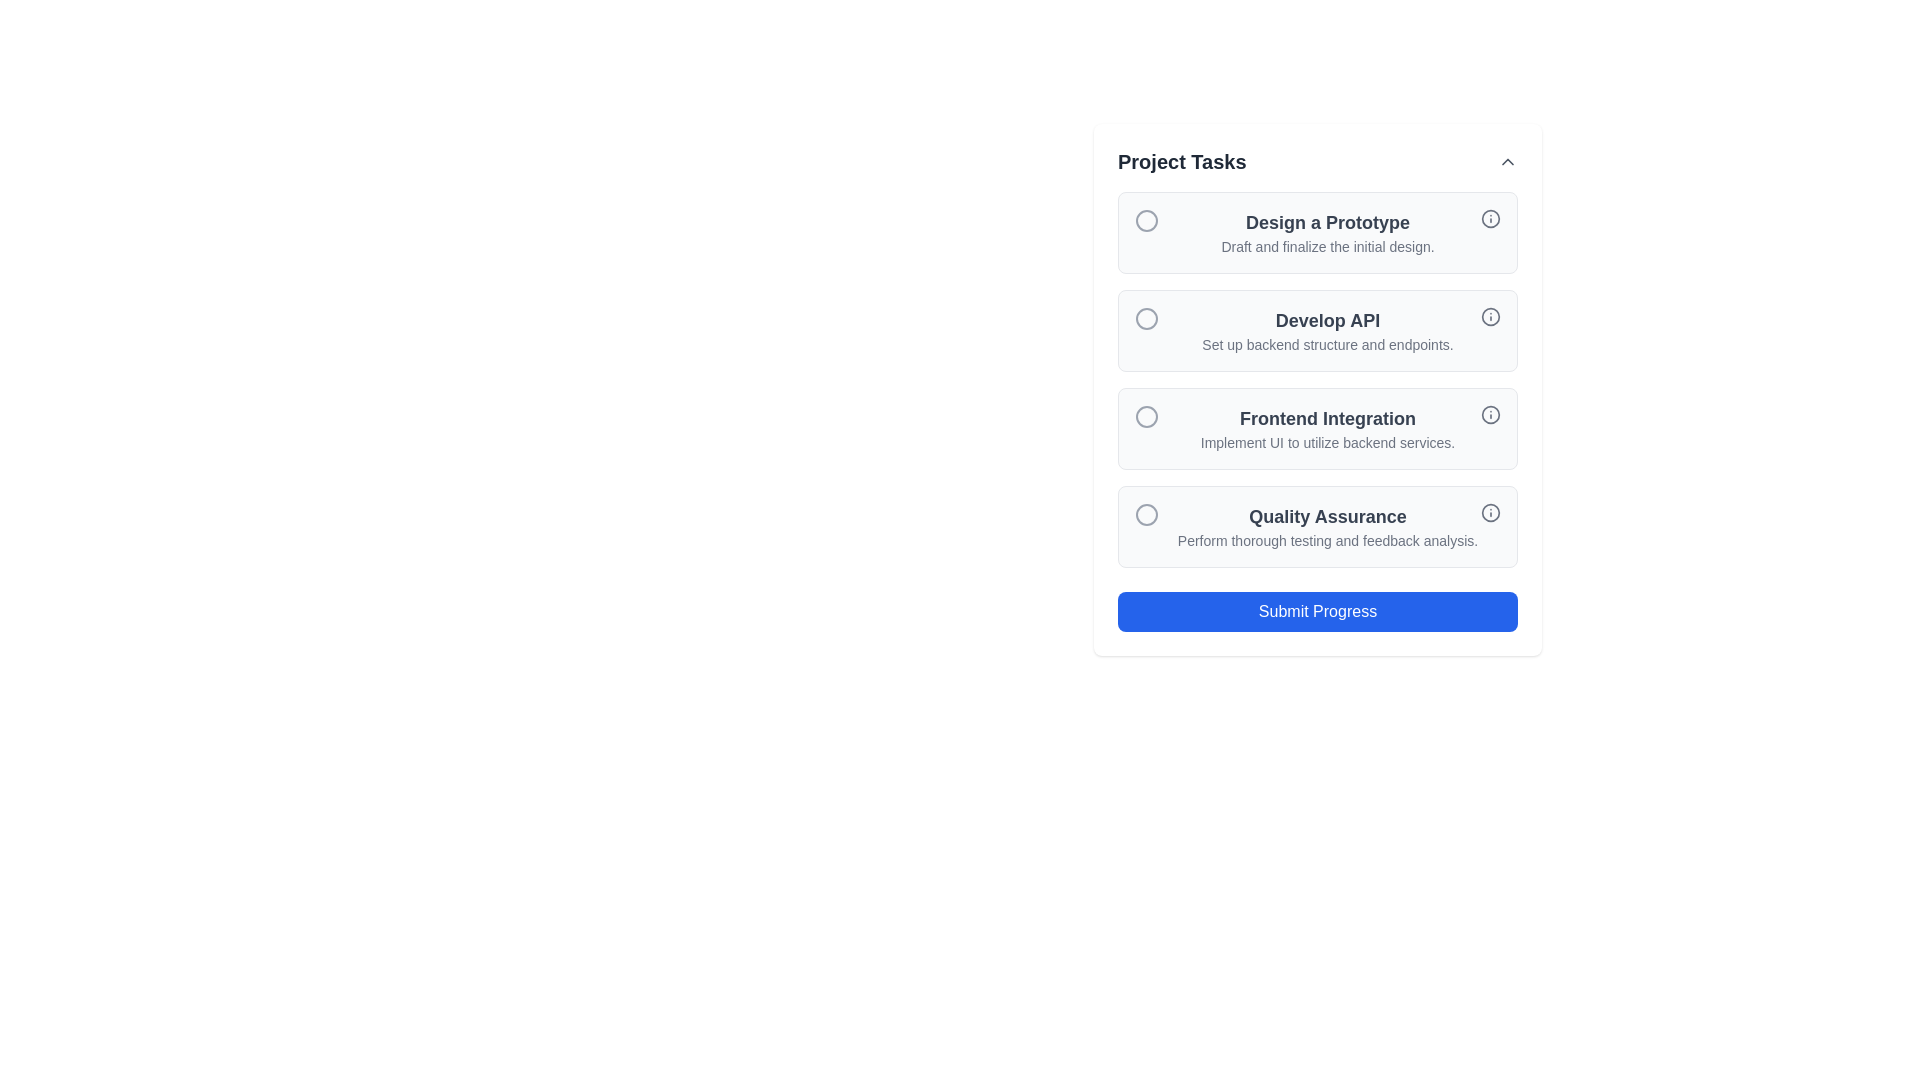 The width and height of the screenshot is (1920, 1080). What do you see at coordinates (1491, 219) in the screenshot?
I see `the informational indicator icon located on the far right of the 'Design a Prototype' task section` at bounding box center [1491, 219].